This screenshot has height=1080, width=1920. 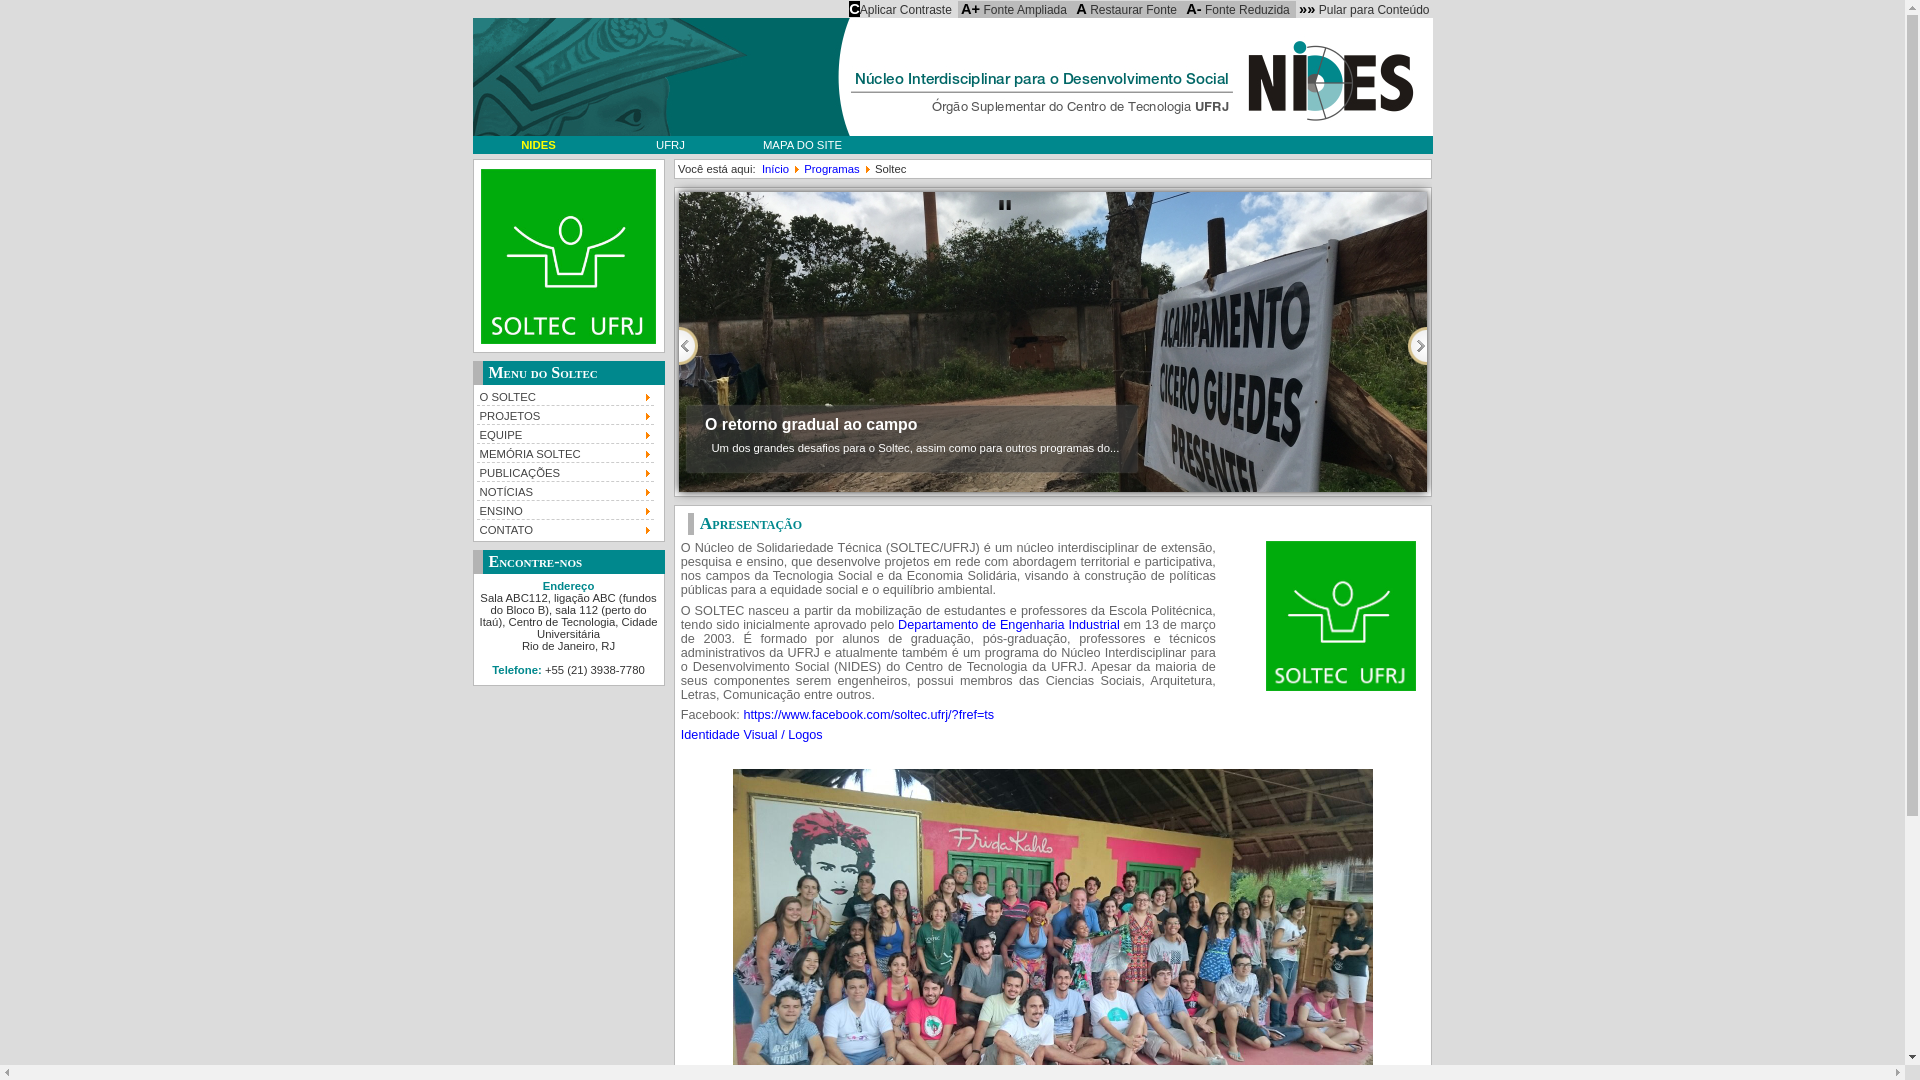 What do you see at coordinates (831, 168) in the screenshot?
I see `'Programas'` at bounding box center [831, 168].